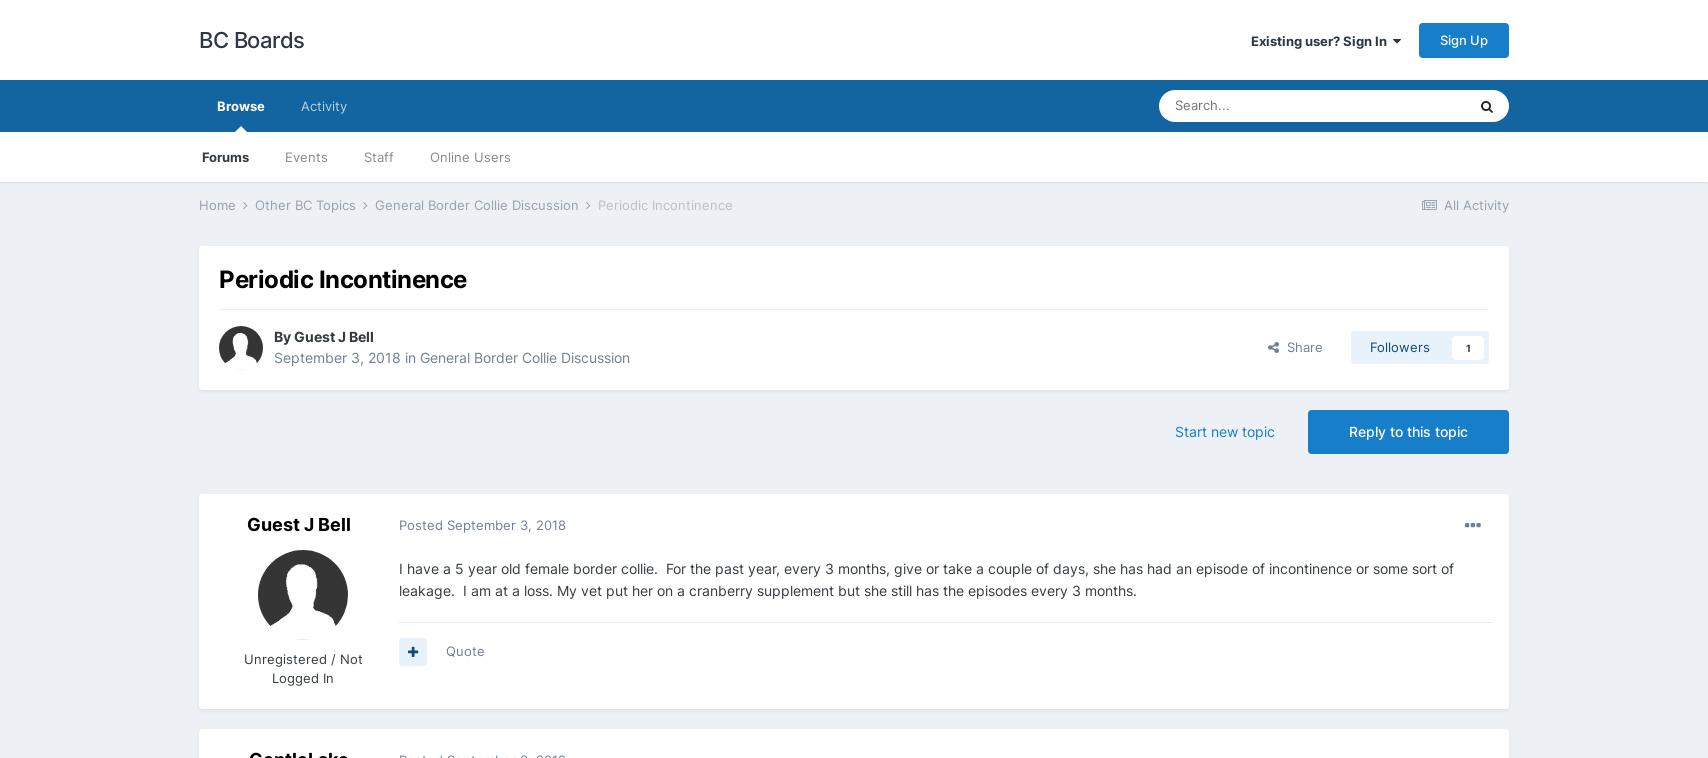 The image size is (1708, 758). What do you see at coordinates (324, 335) in the screenshot?
I see `'By 


Guest J Bell'` at bounding box center [324, 335].